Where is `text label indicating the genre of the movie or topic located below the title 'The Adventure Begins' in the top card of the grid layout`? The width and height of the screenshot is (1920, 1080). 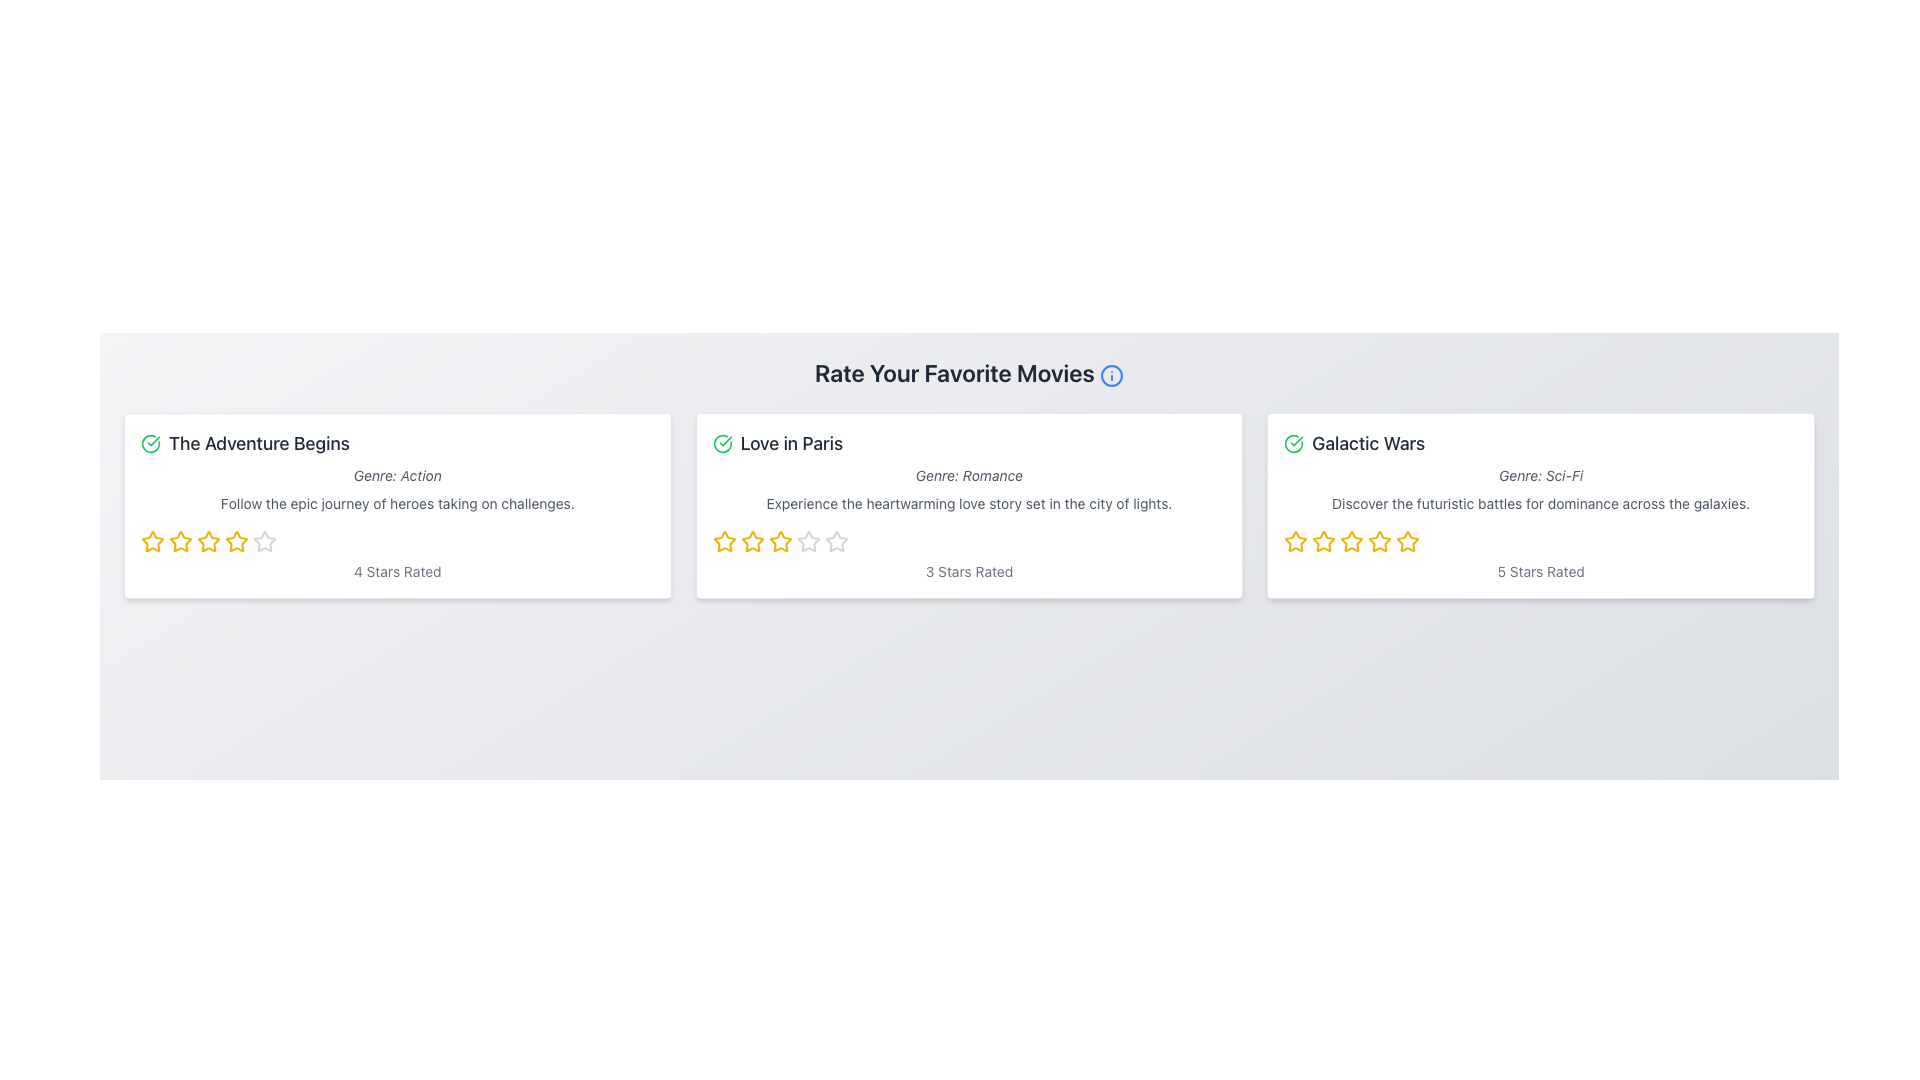 text label indicating the genre of the movie or topic located below the title 'The Adventure Begins' in the top card of the grid layout is located at coordinates (397, 475).